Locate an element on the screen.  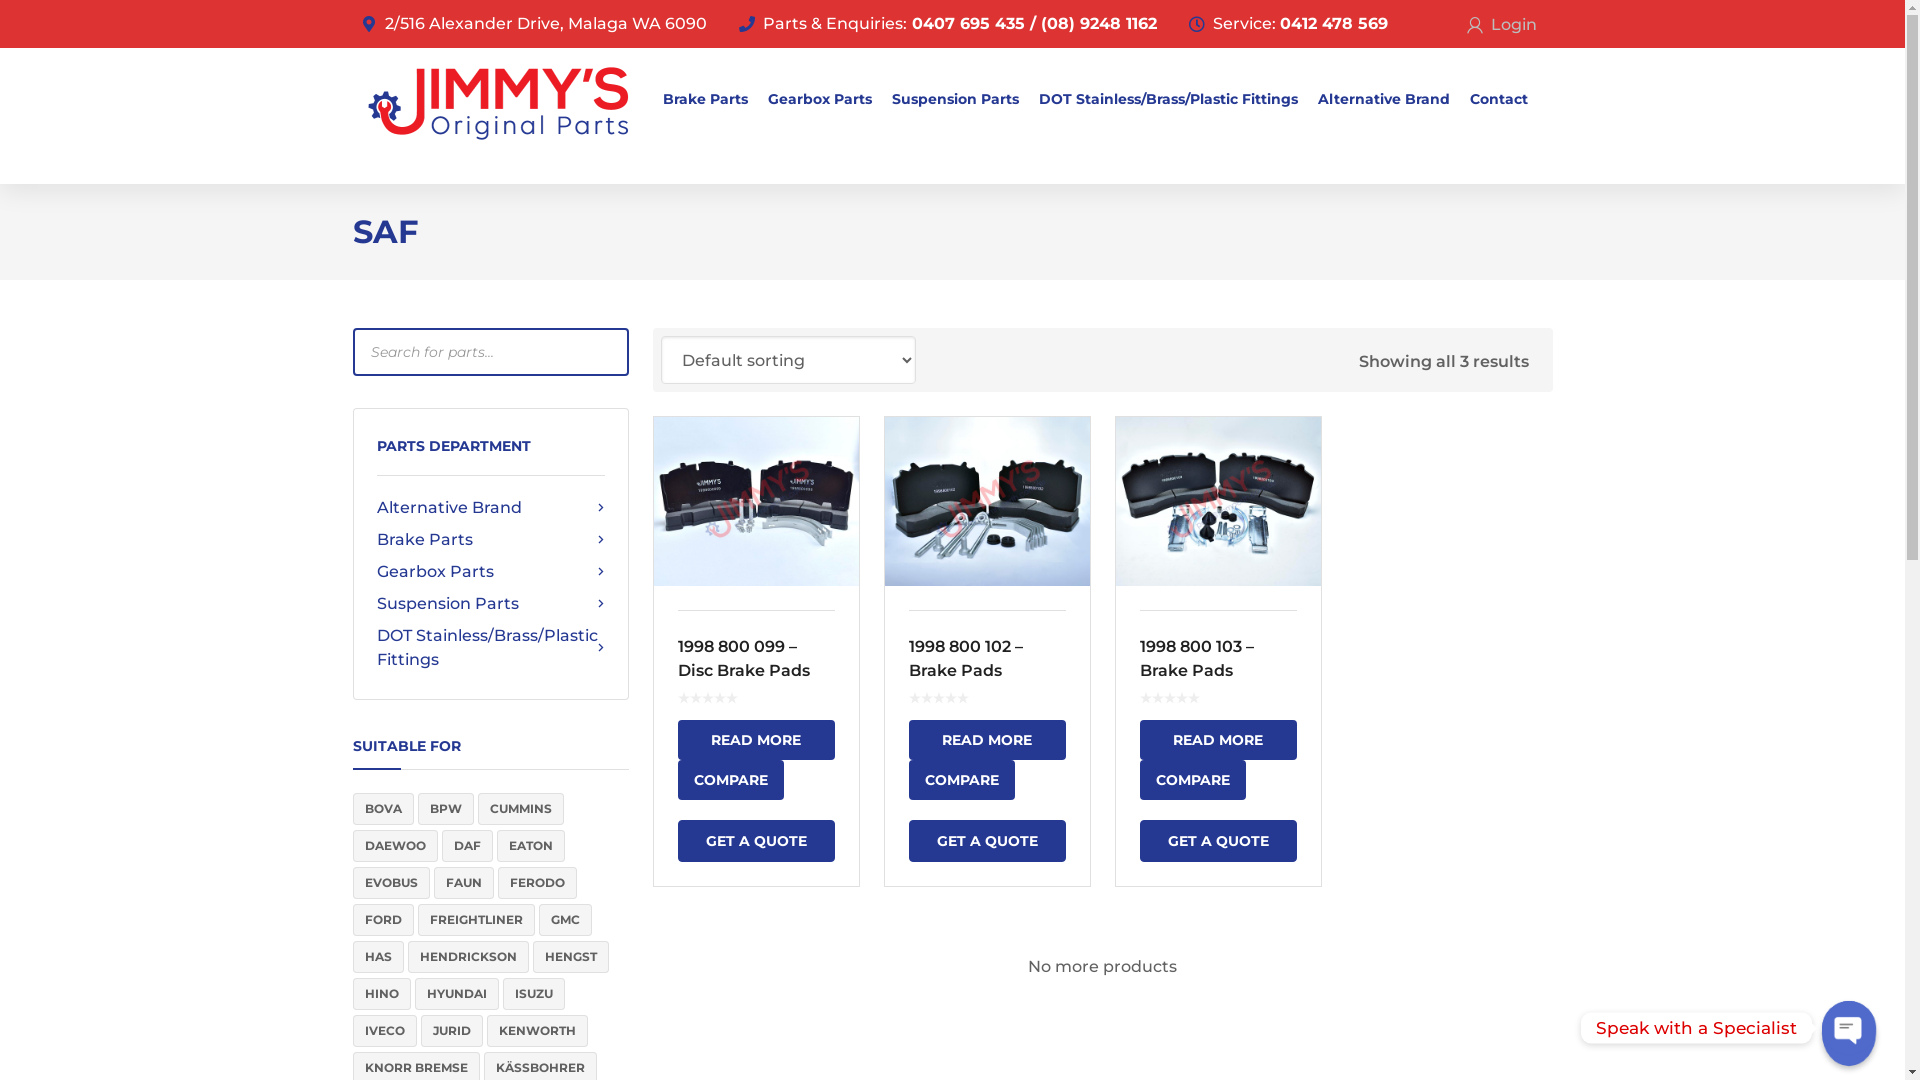
'Suspension Parts' is located at coordinates (489, 603).